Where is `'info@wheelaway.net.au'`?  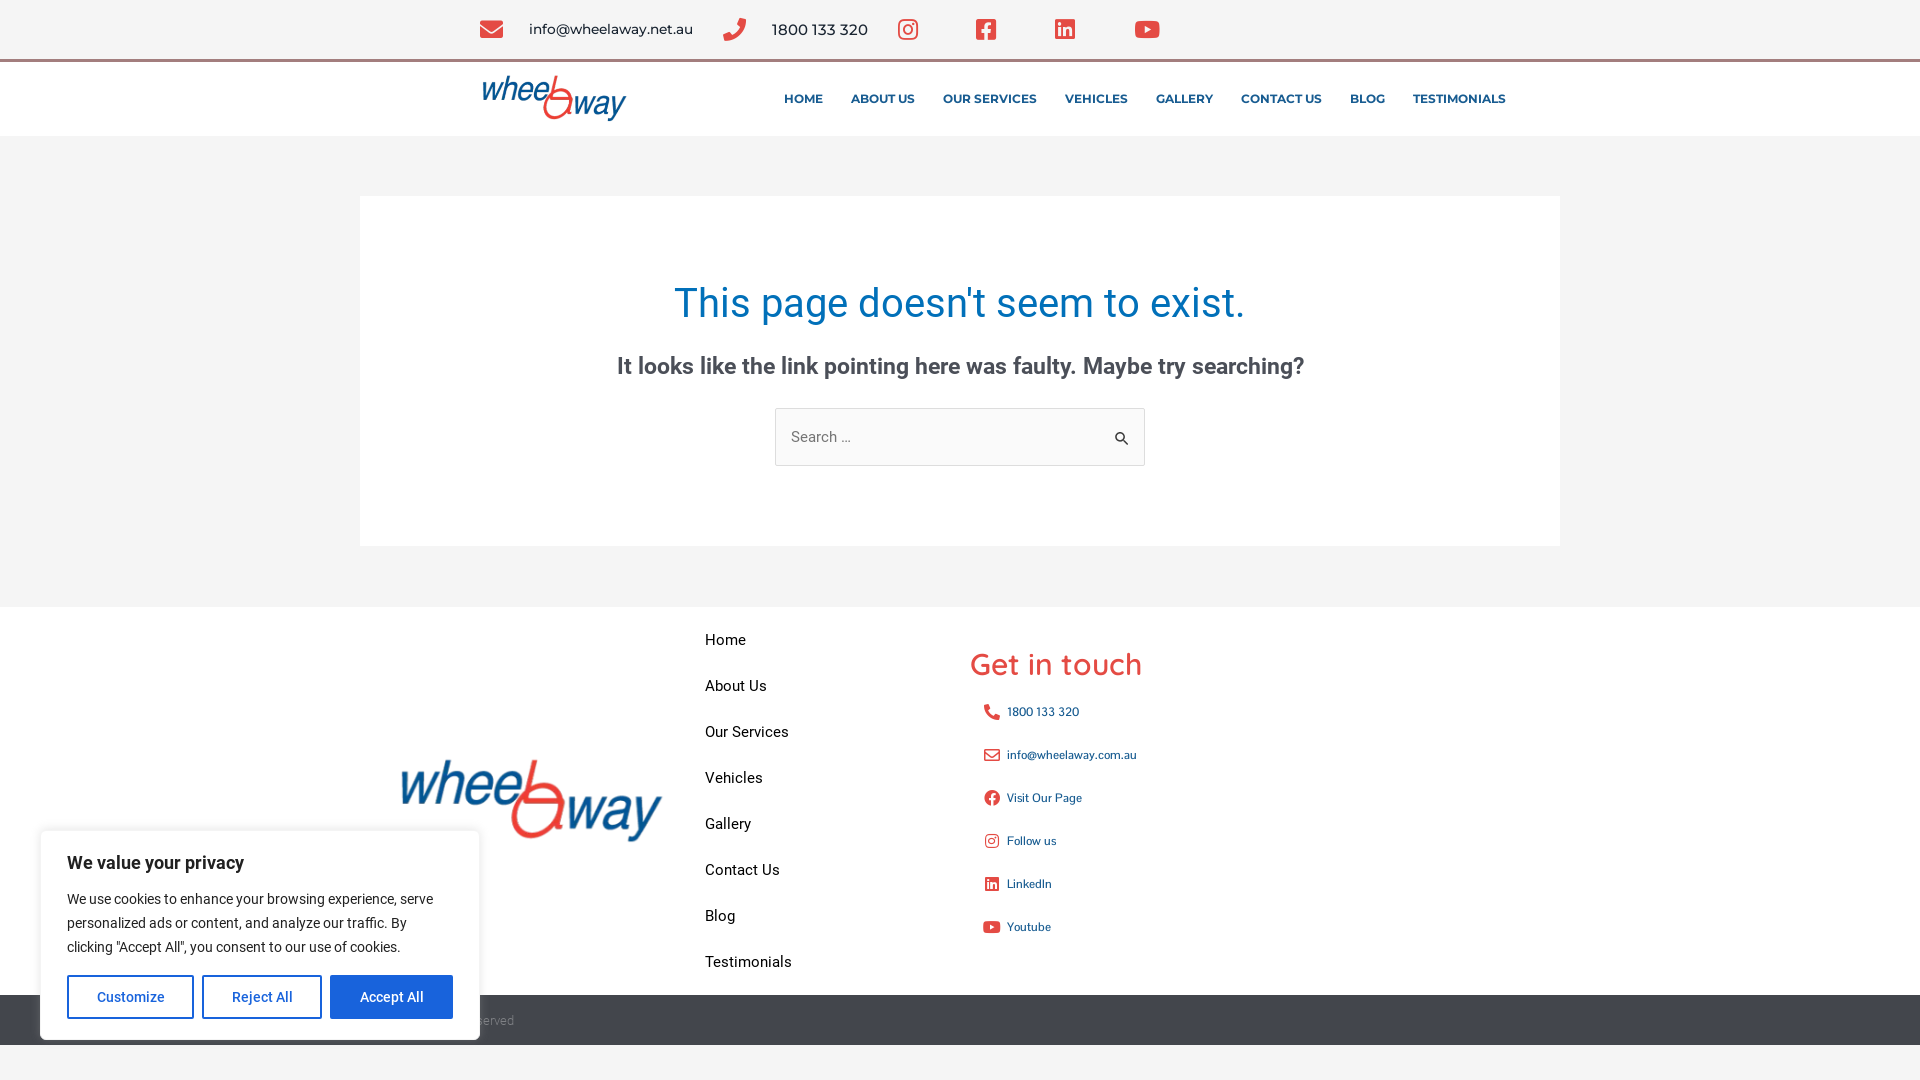
'info@wheelaway.net.au' is located at coordinates (585, 29).